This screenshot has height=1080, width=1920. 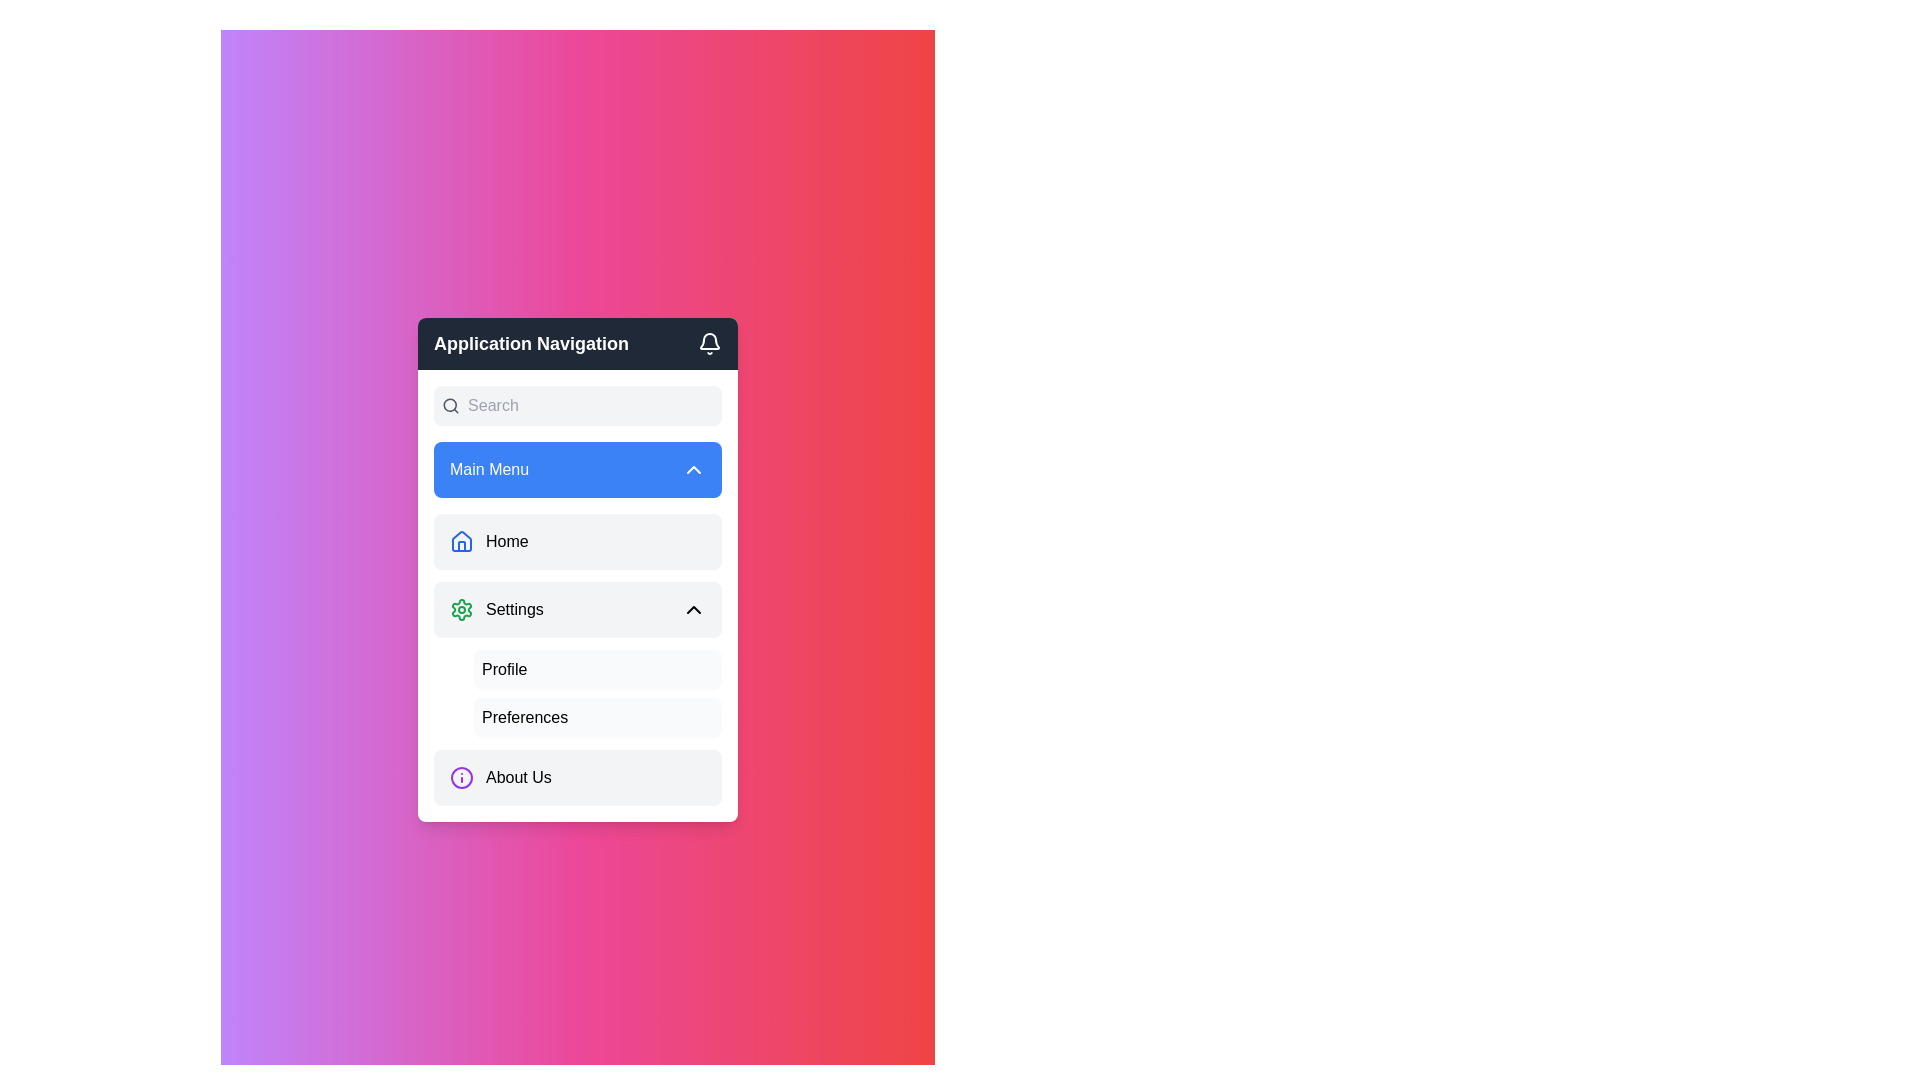 What do you see at coordinates (576, 693) in the screenshot?
I see `the 'Profile' option in the Vertical menu group located under the 'Settings' menu` at bounding box center [576, 693].